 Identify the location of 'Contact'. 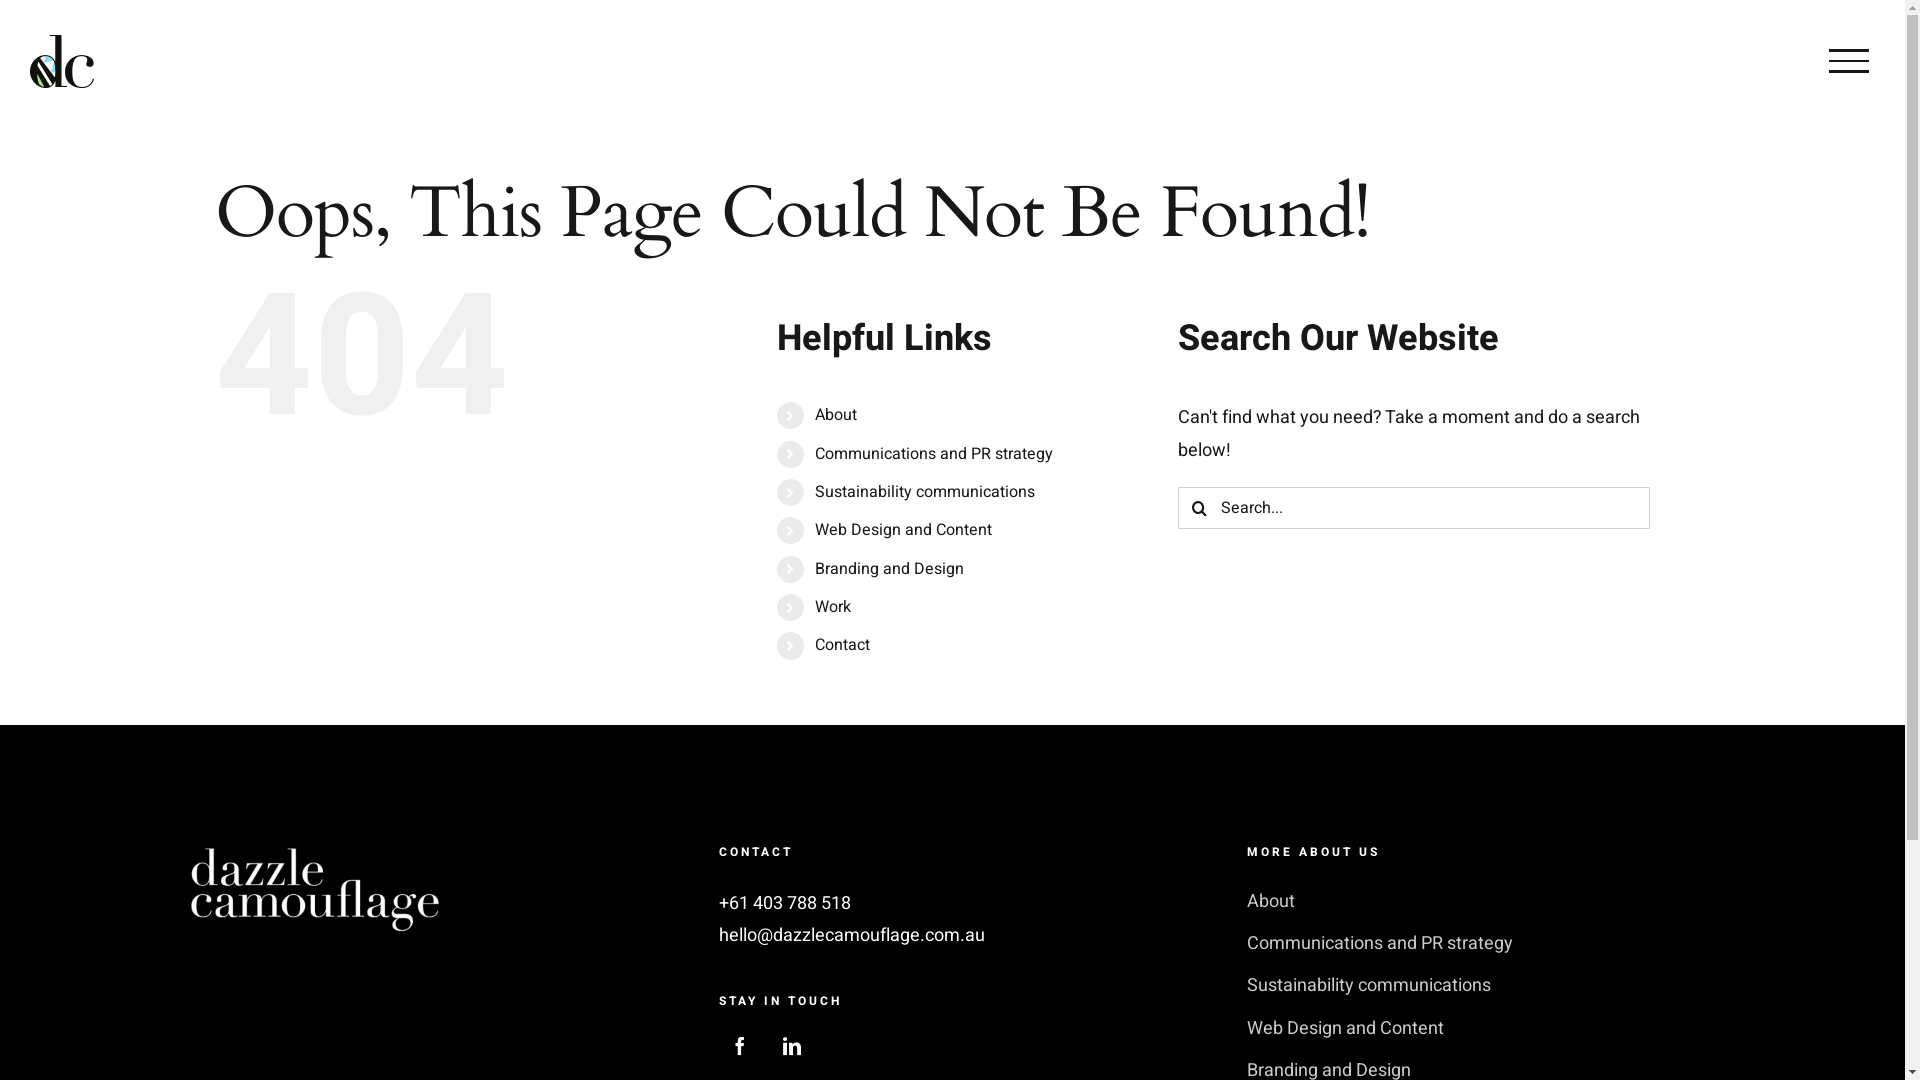
(815, 644).